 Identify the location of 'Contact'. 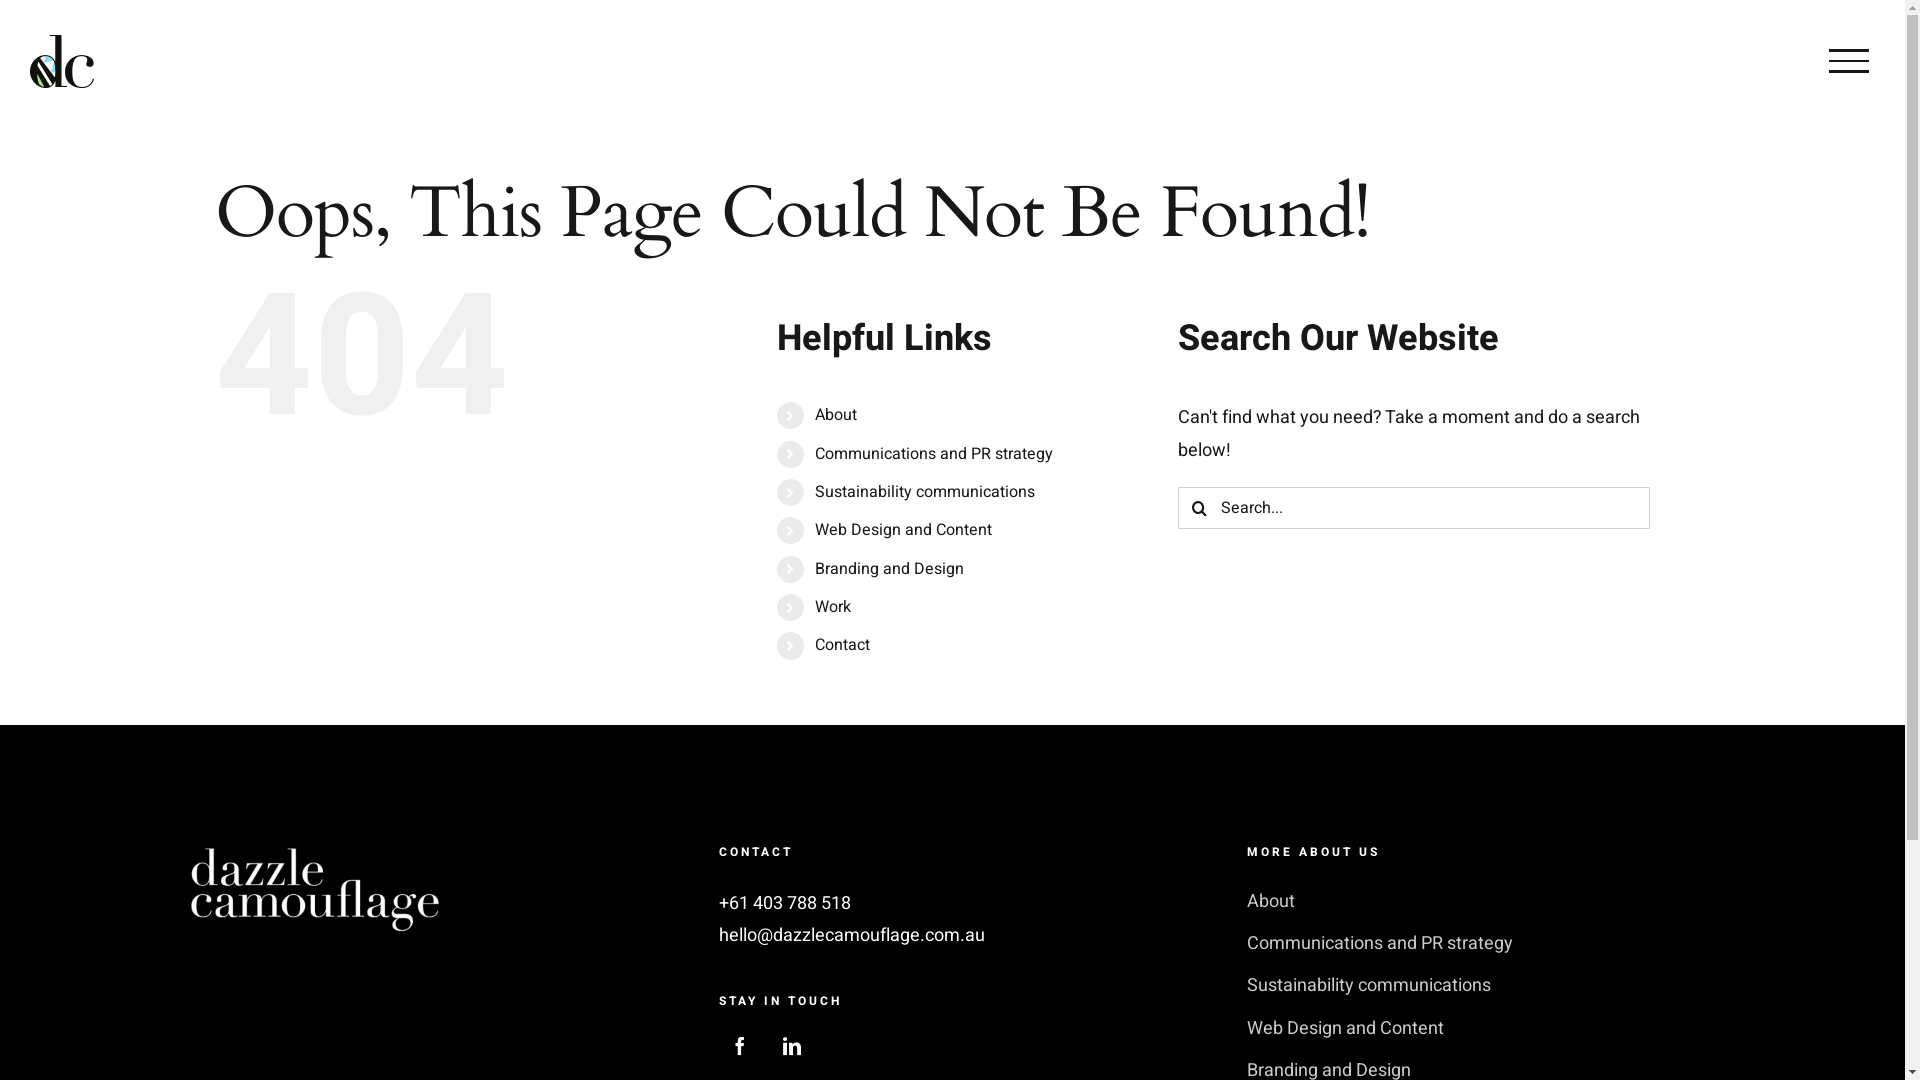
(815, 644).